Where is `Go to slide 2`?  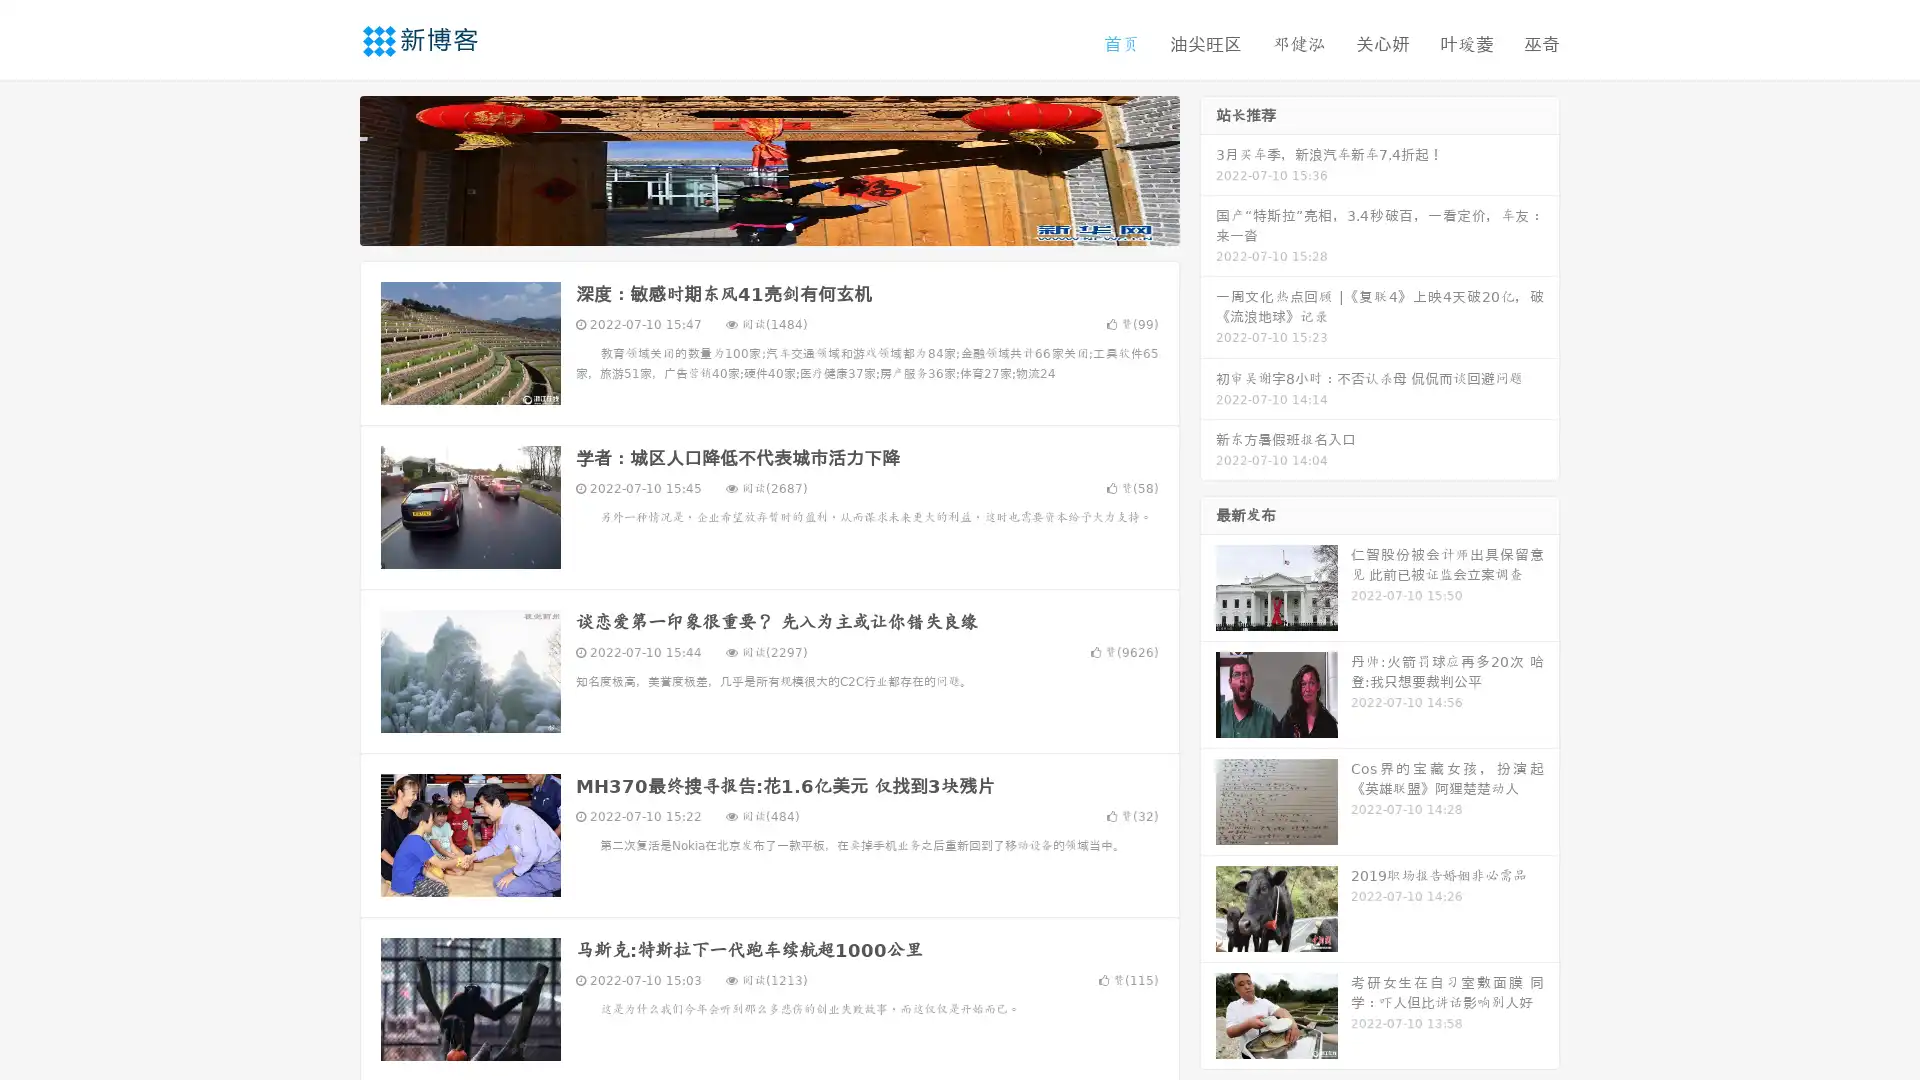
Go to slide 2 is located at coordinates (768, 225).